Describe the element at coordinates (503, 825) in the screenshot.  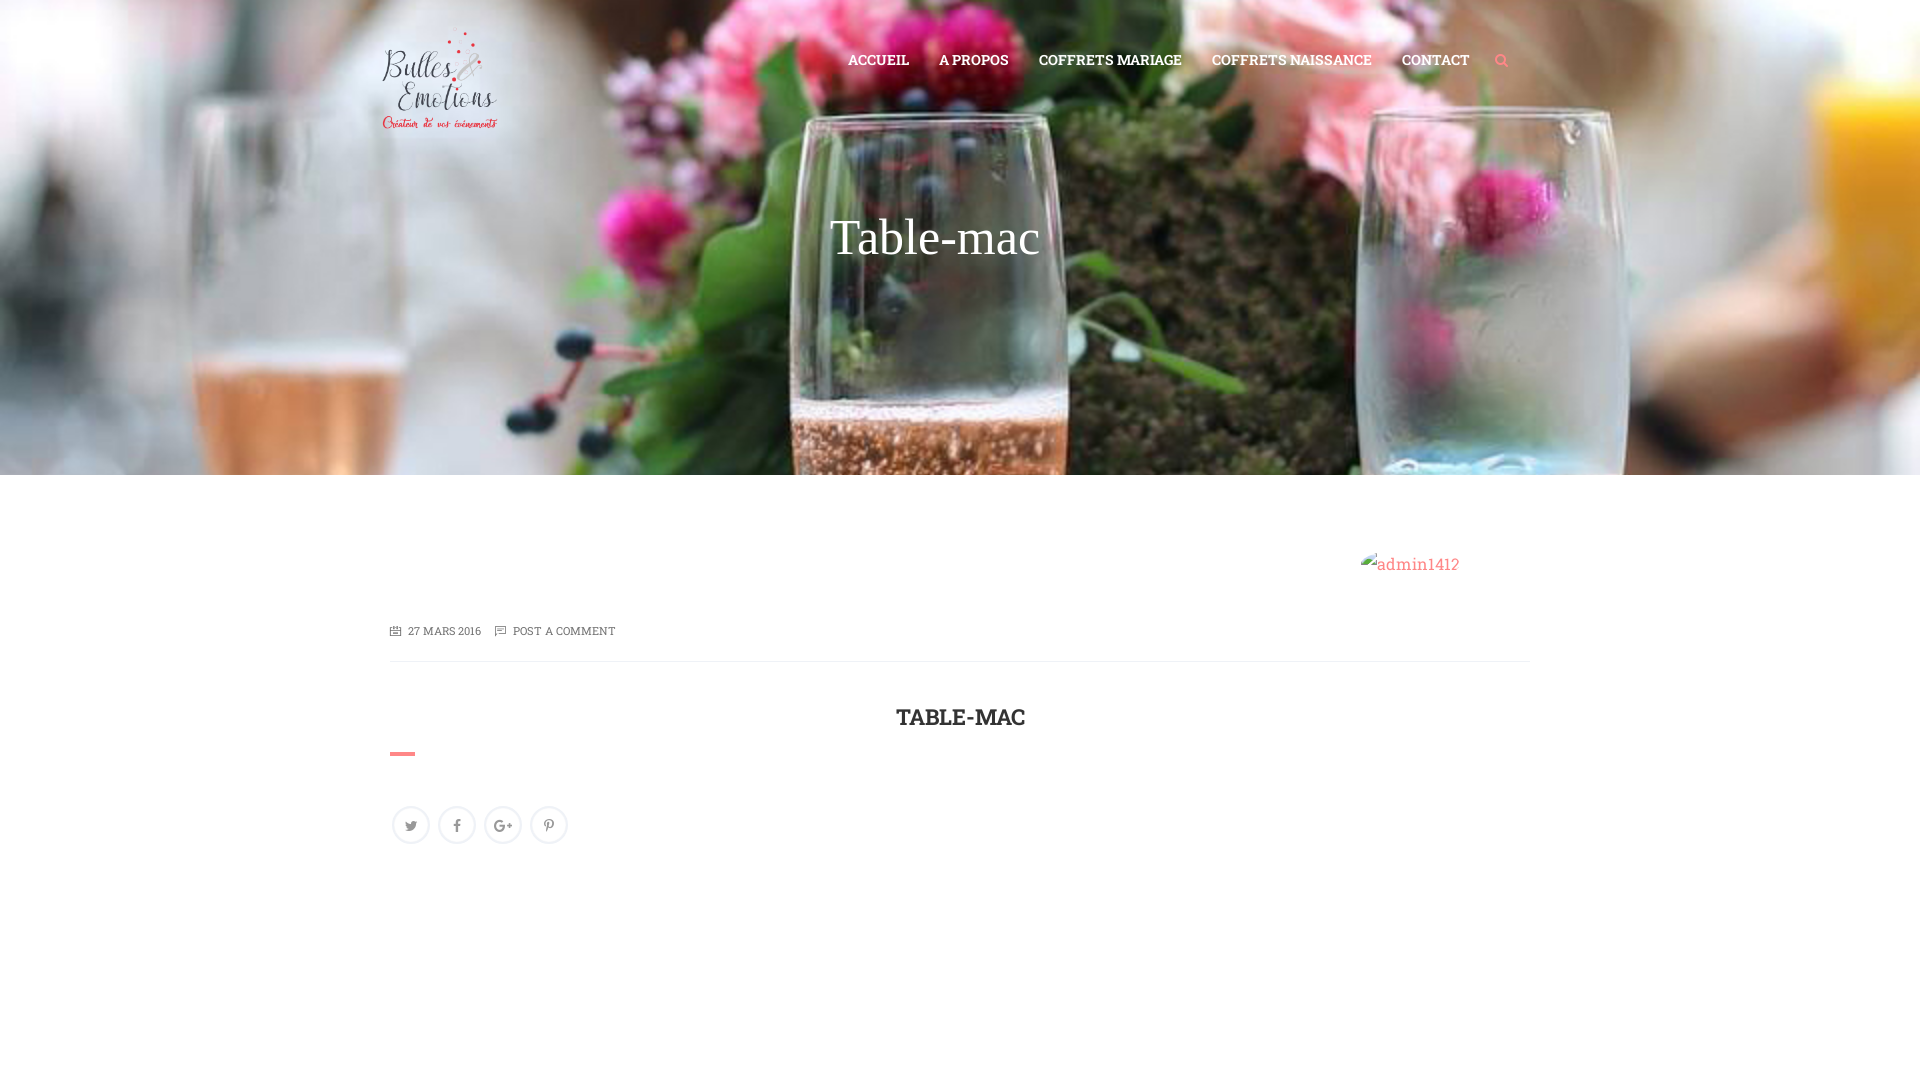
I see `'Google +'` at that location.